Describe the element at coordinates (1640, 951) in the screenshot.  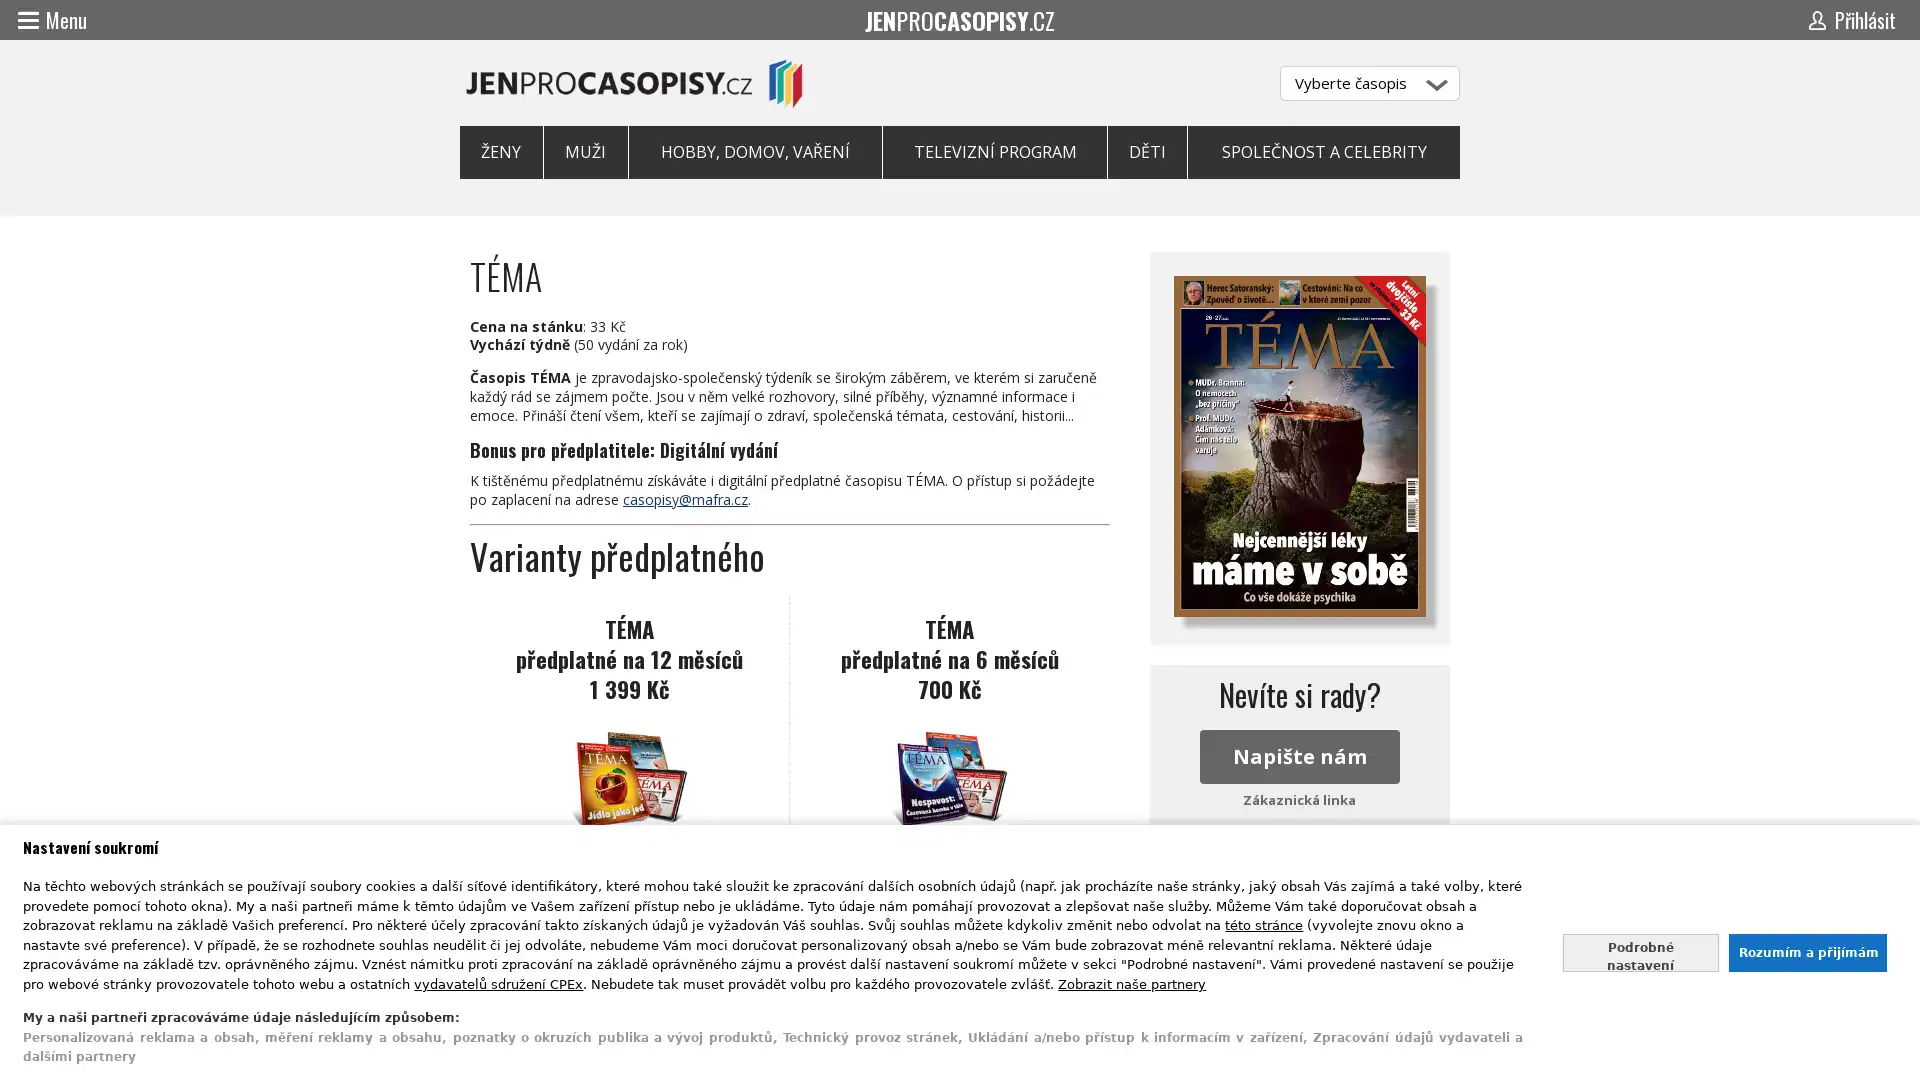
I see `Nastavte sve souhlasy` at that location.